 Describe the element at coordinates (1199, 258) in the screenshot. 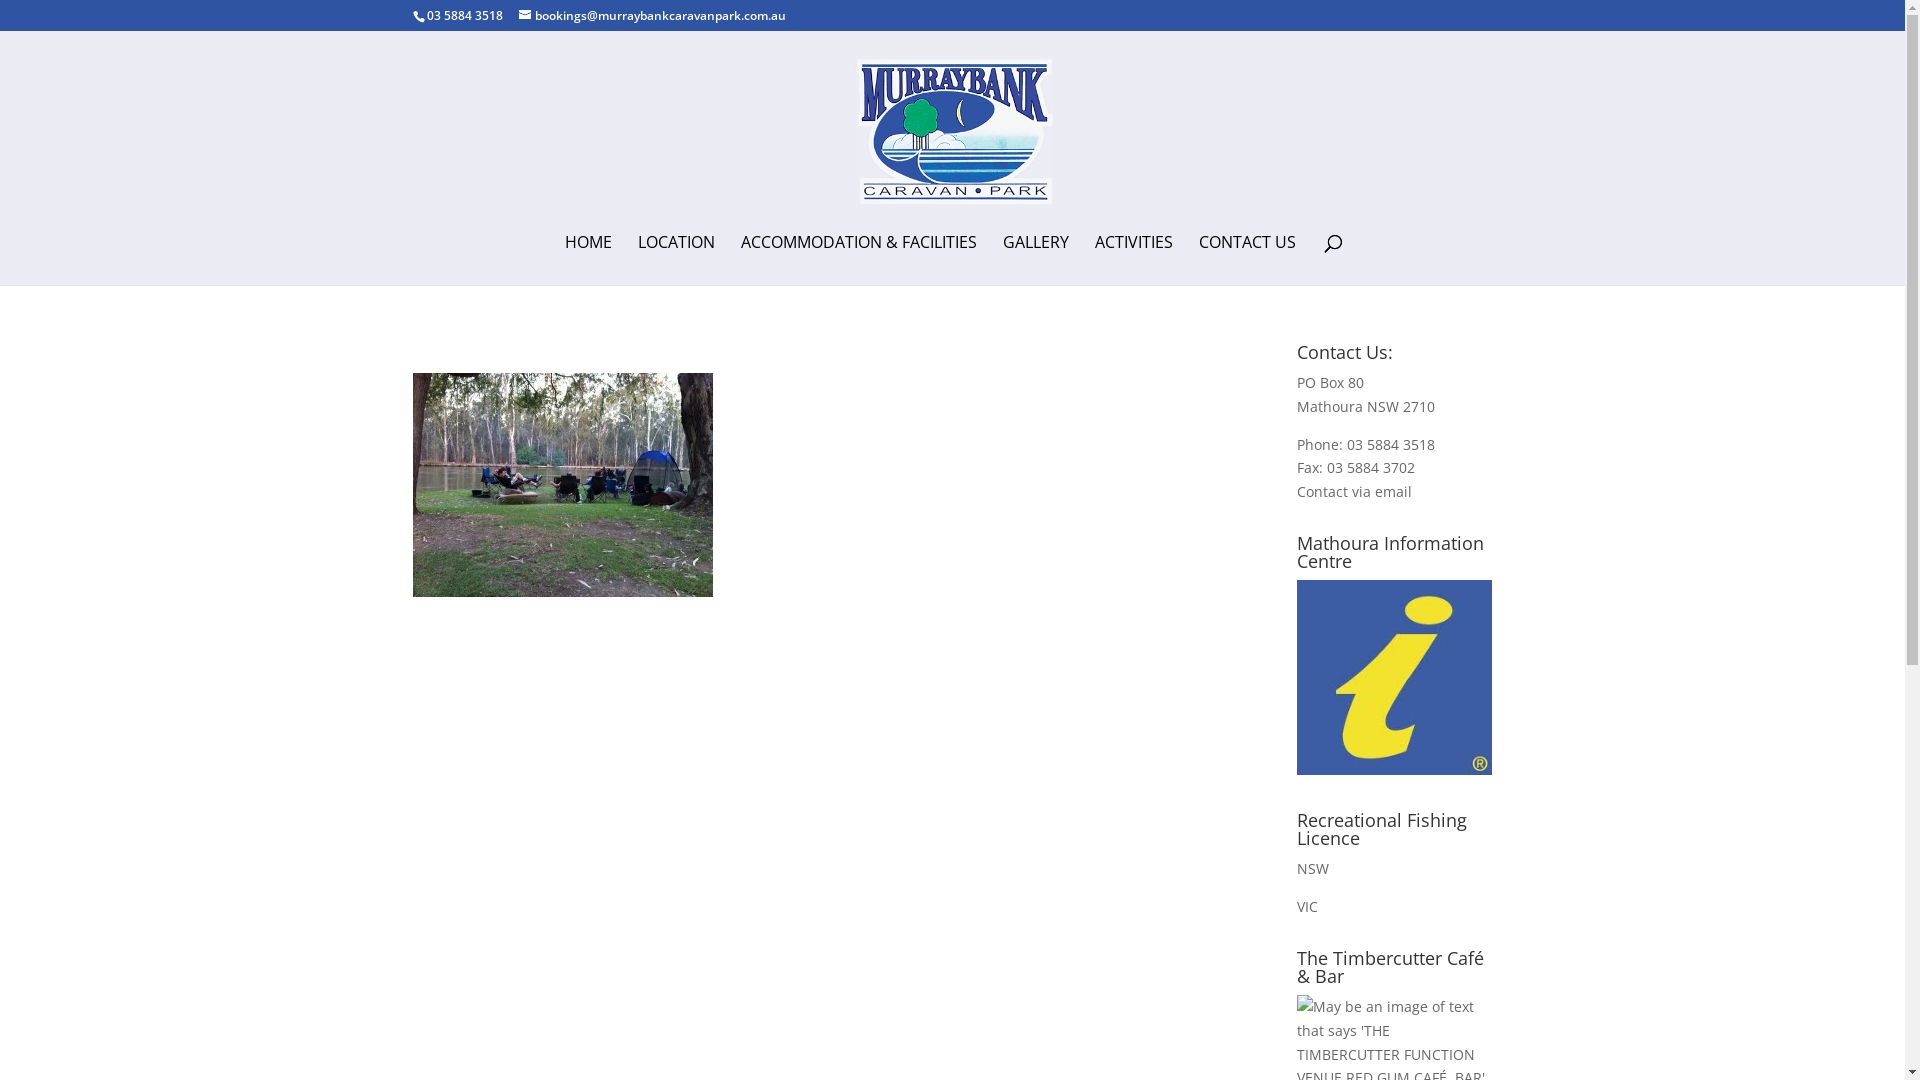

I see `'CONTACT US'` at that location.